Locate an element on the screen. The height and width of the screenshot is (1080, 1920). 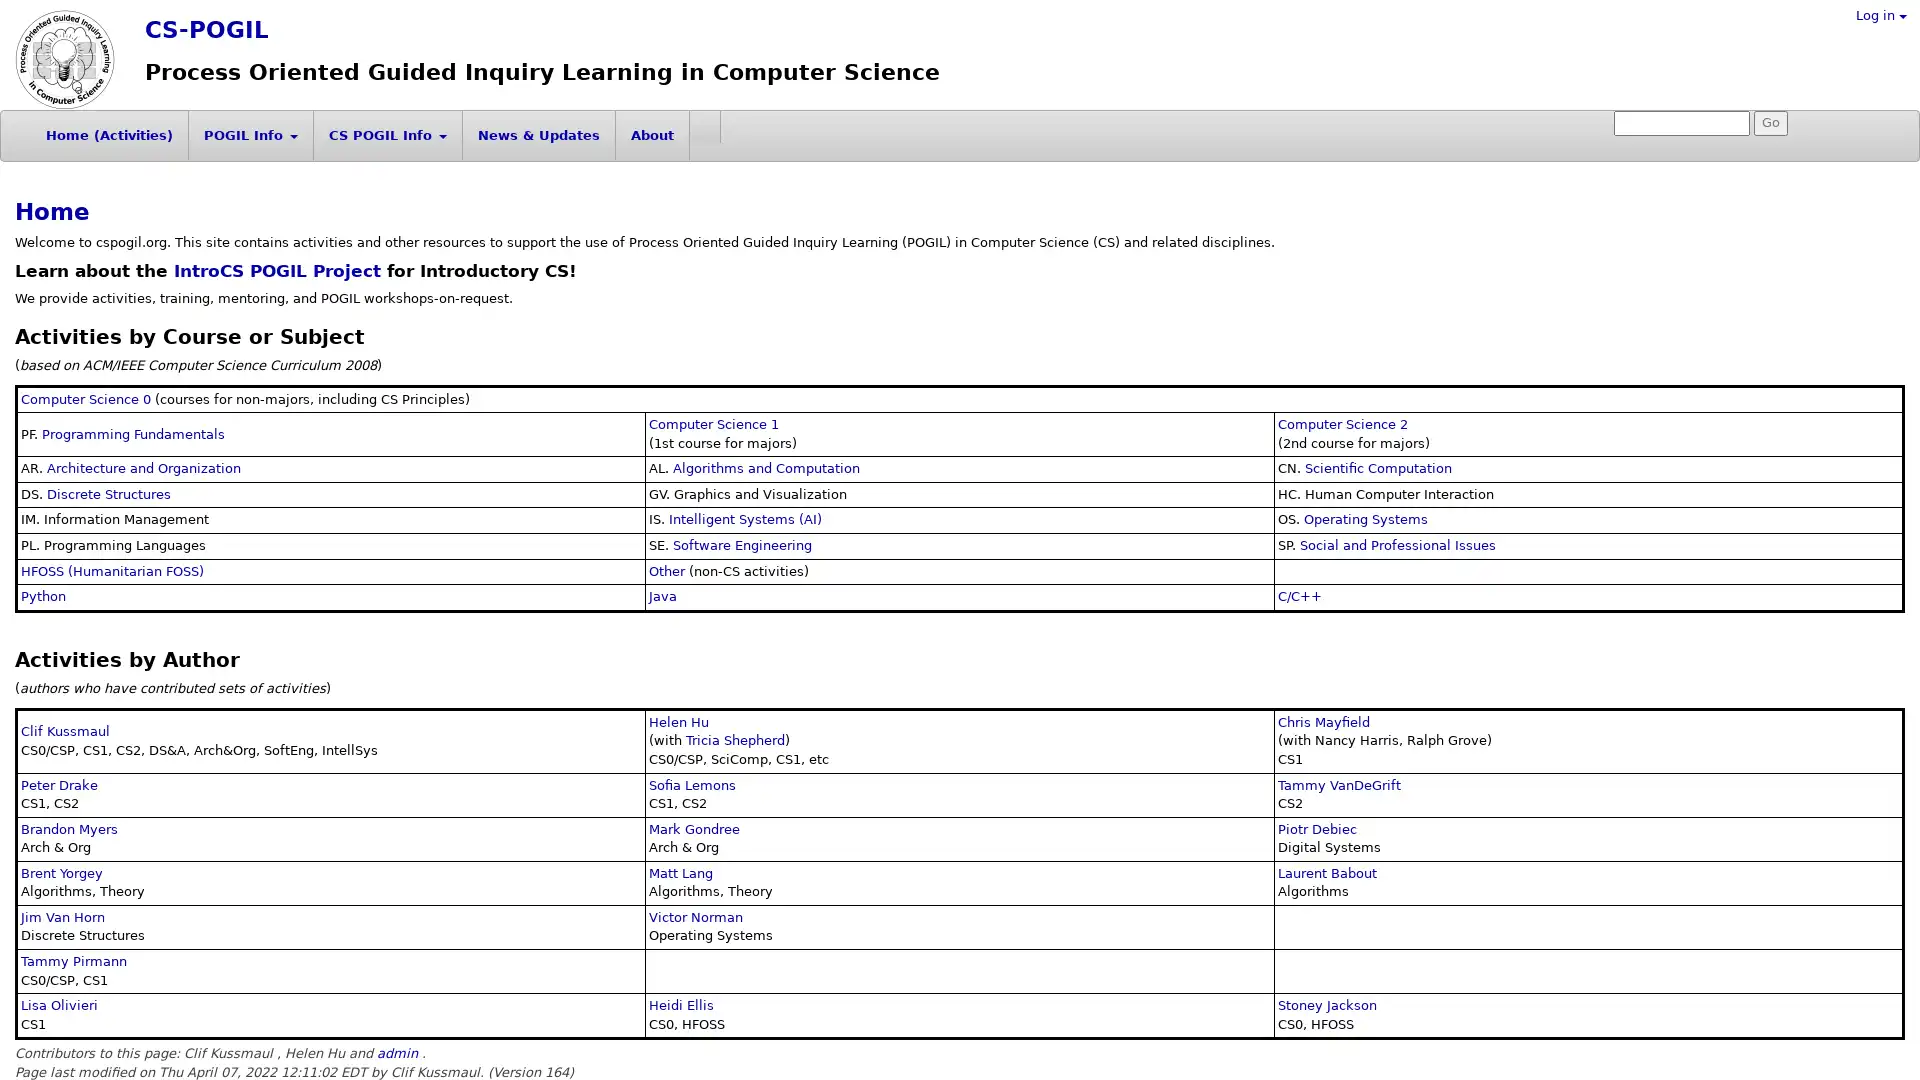
Go is located at coordinates (1771, 123).